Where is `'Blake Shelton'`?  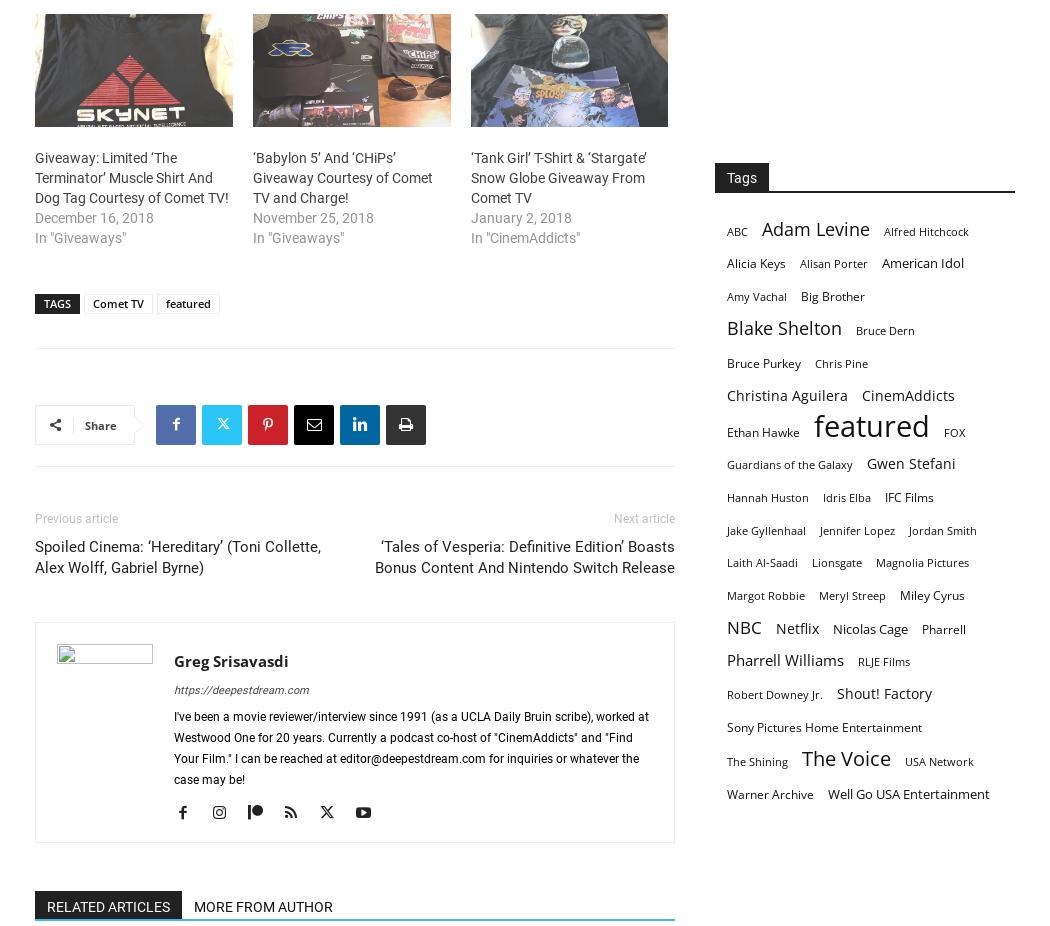 'Blake Shelton' is located at coordinates (784, 327).